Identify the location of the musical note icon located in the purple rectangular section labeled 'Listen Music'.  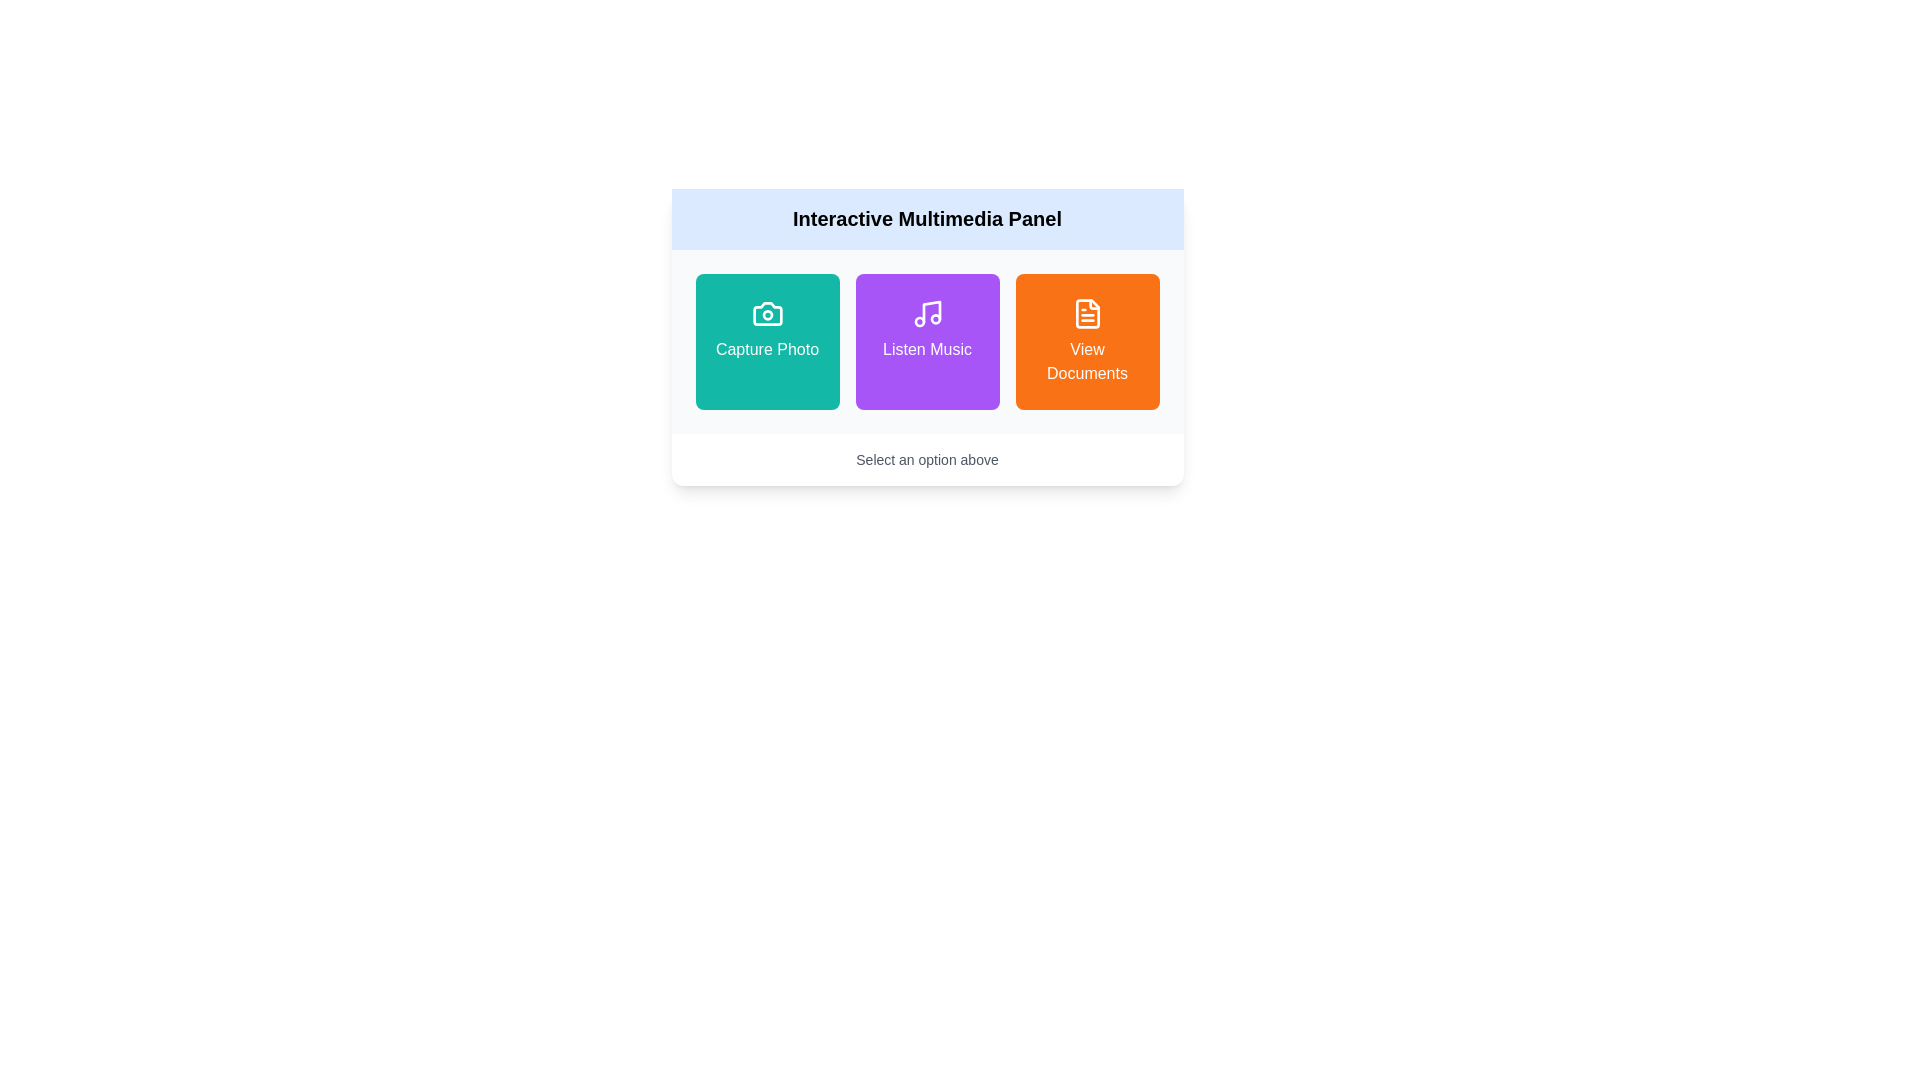
(926, 313).